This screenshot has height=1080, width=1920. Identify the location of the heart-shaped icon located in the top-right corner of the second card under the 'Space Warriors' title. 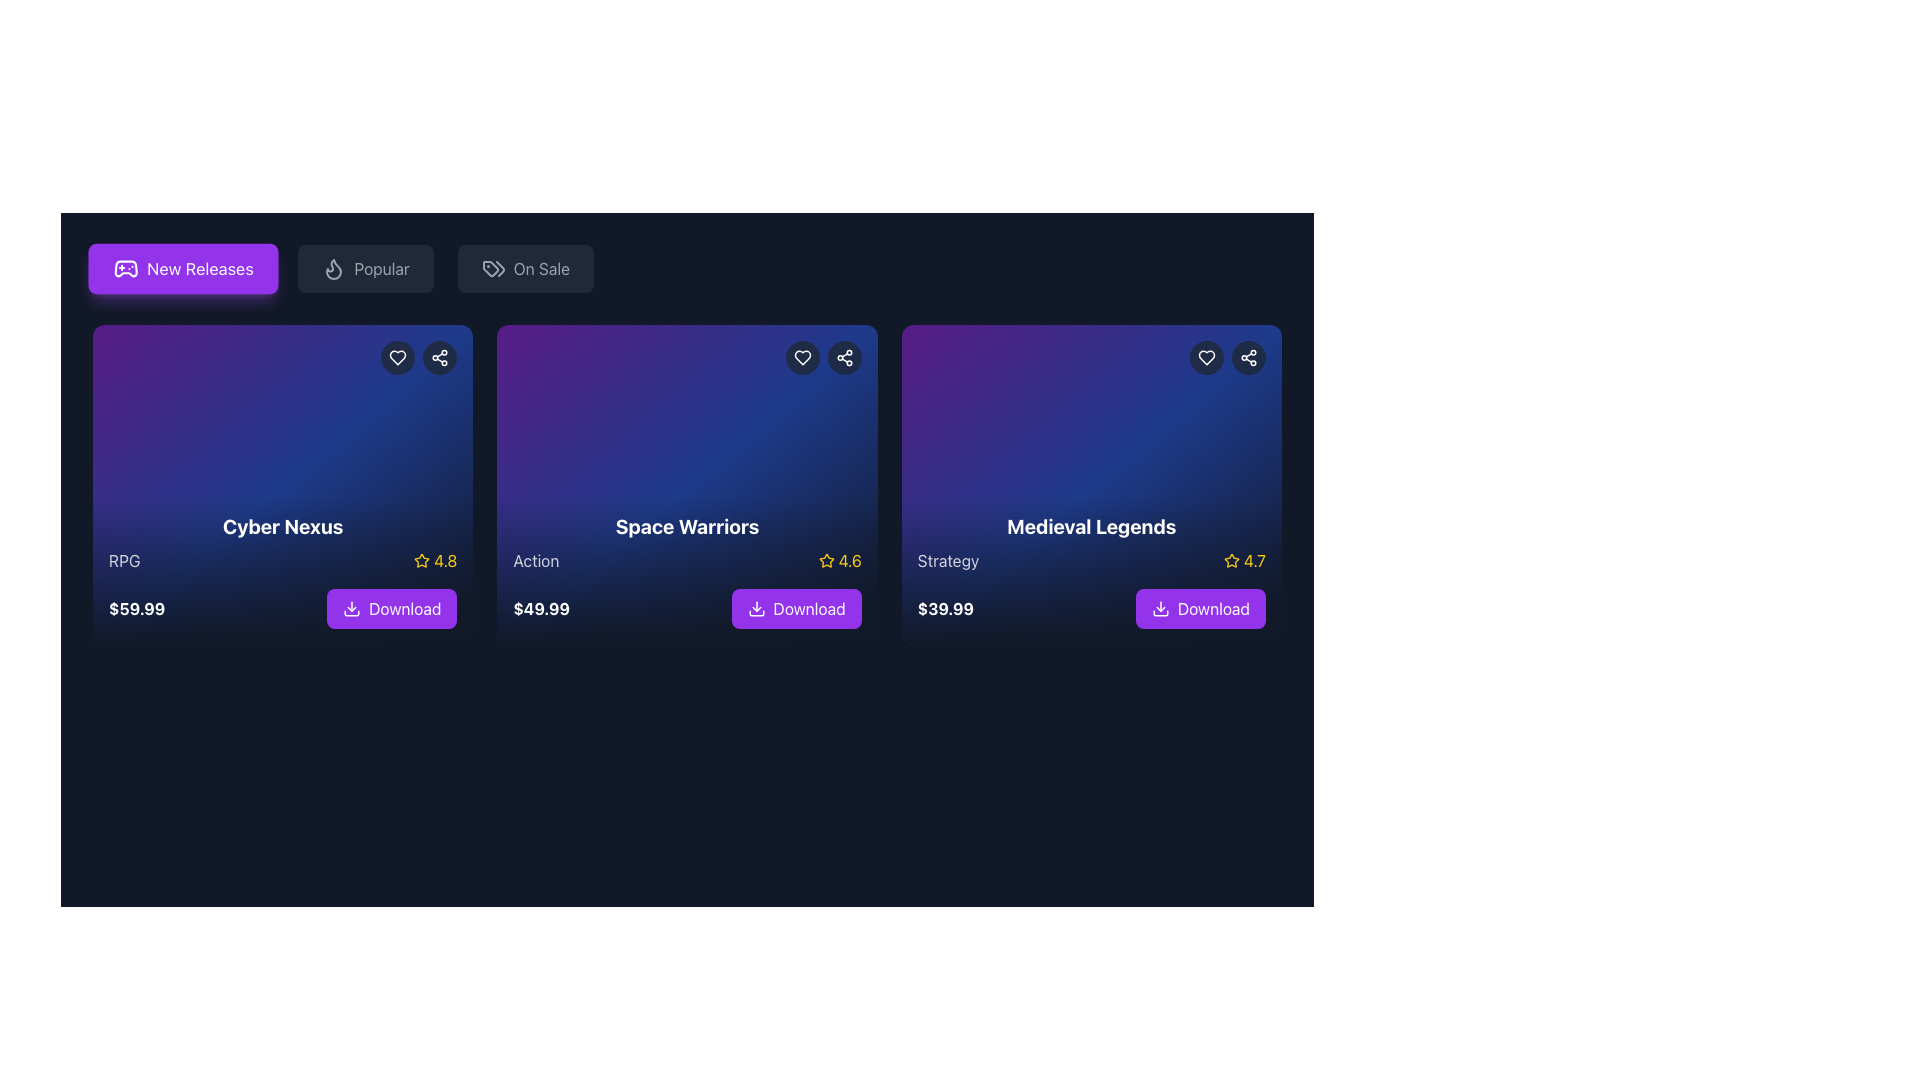
(802, 357).